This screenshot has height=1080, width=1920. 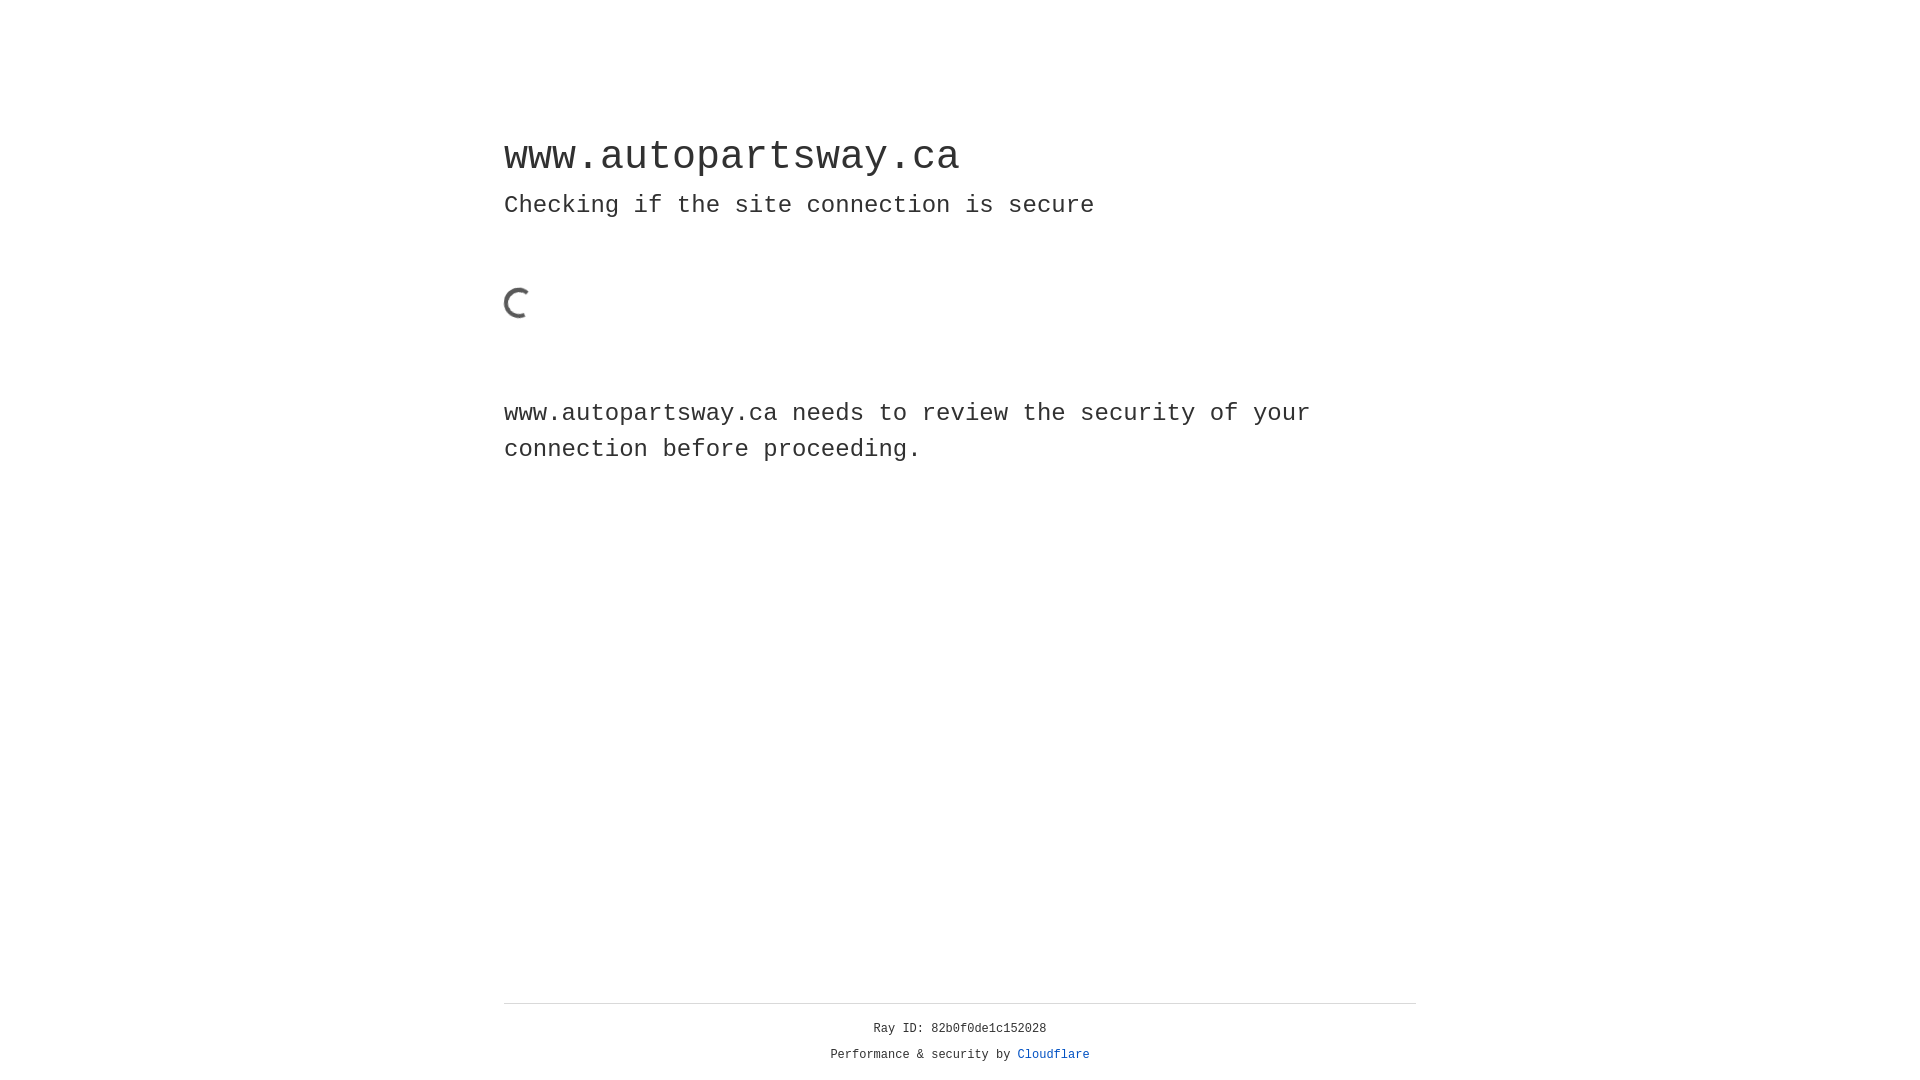 I want to click on 'Cloudflare', so click(x=1017, y=1054).